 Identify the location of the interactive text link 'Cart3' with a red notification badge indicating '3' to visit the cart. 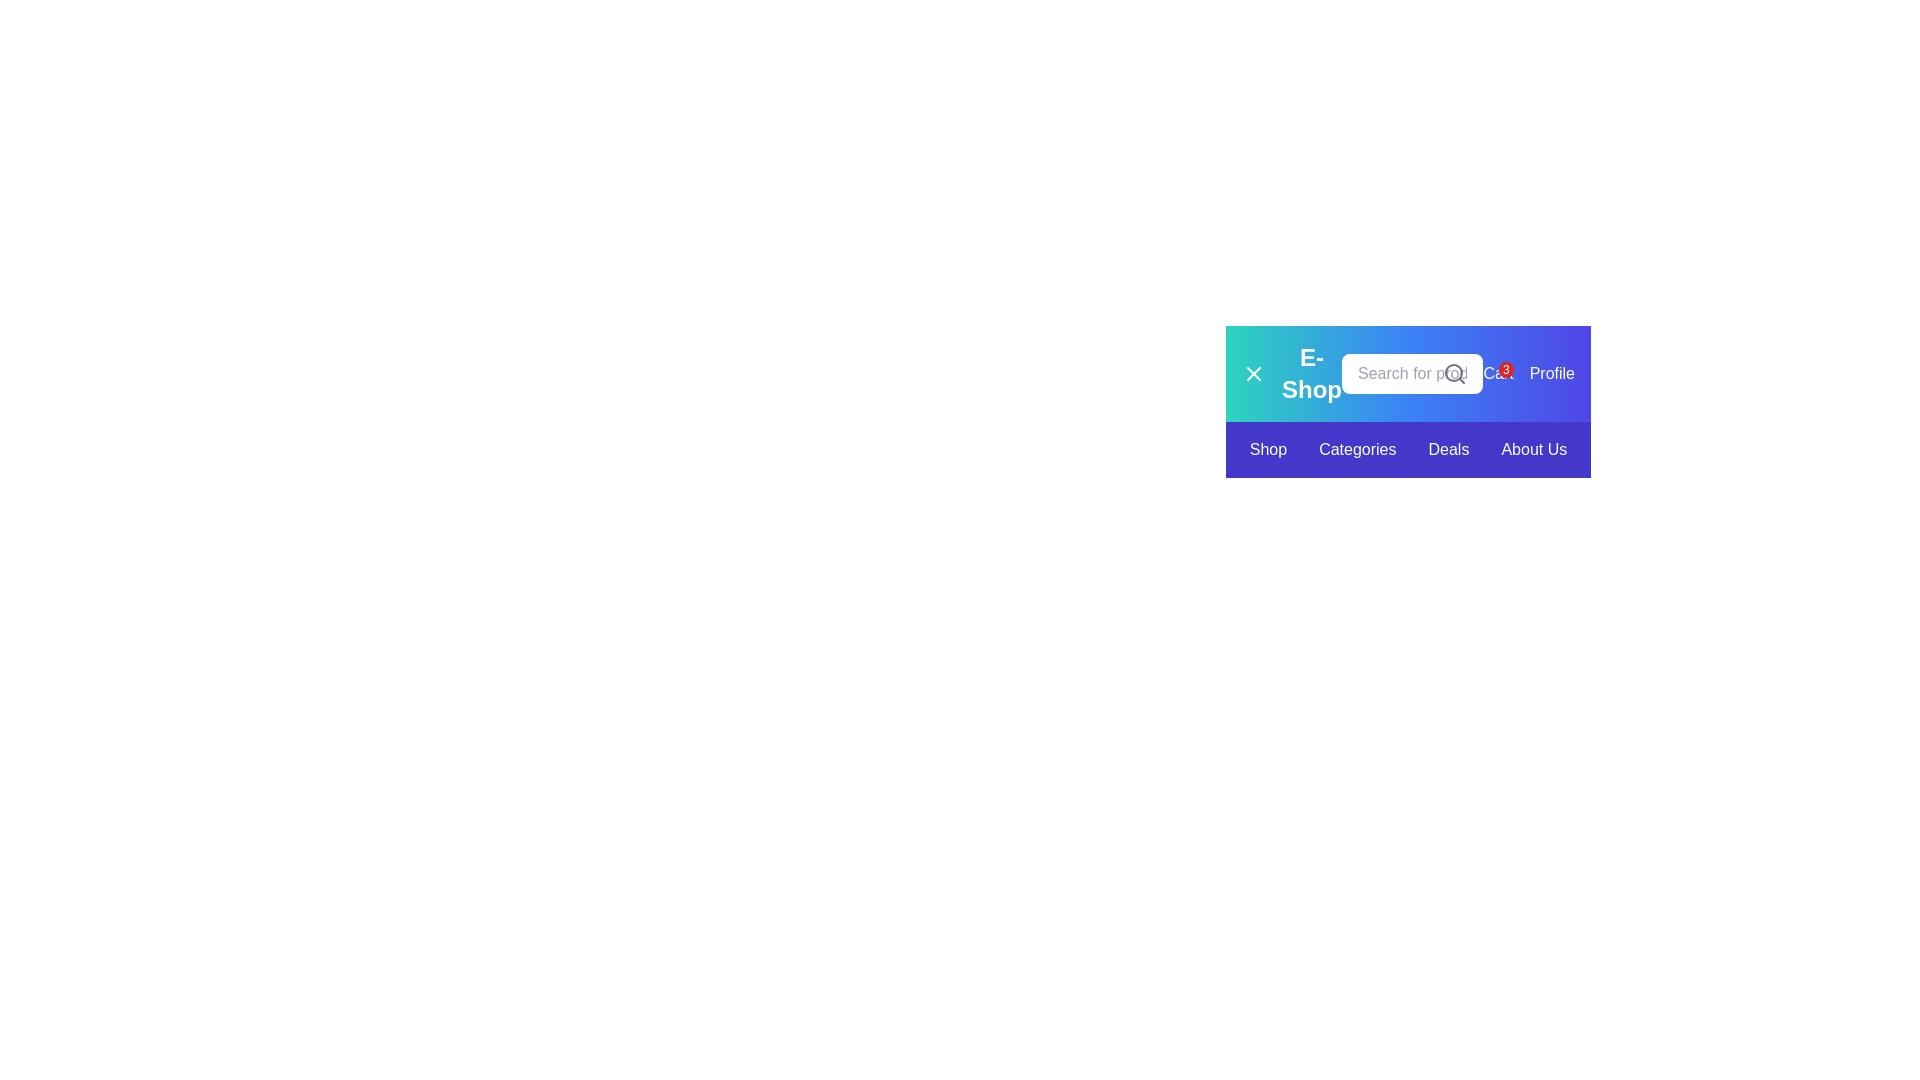
(1497, 374).